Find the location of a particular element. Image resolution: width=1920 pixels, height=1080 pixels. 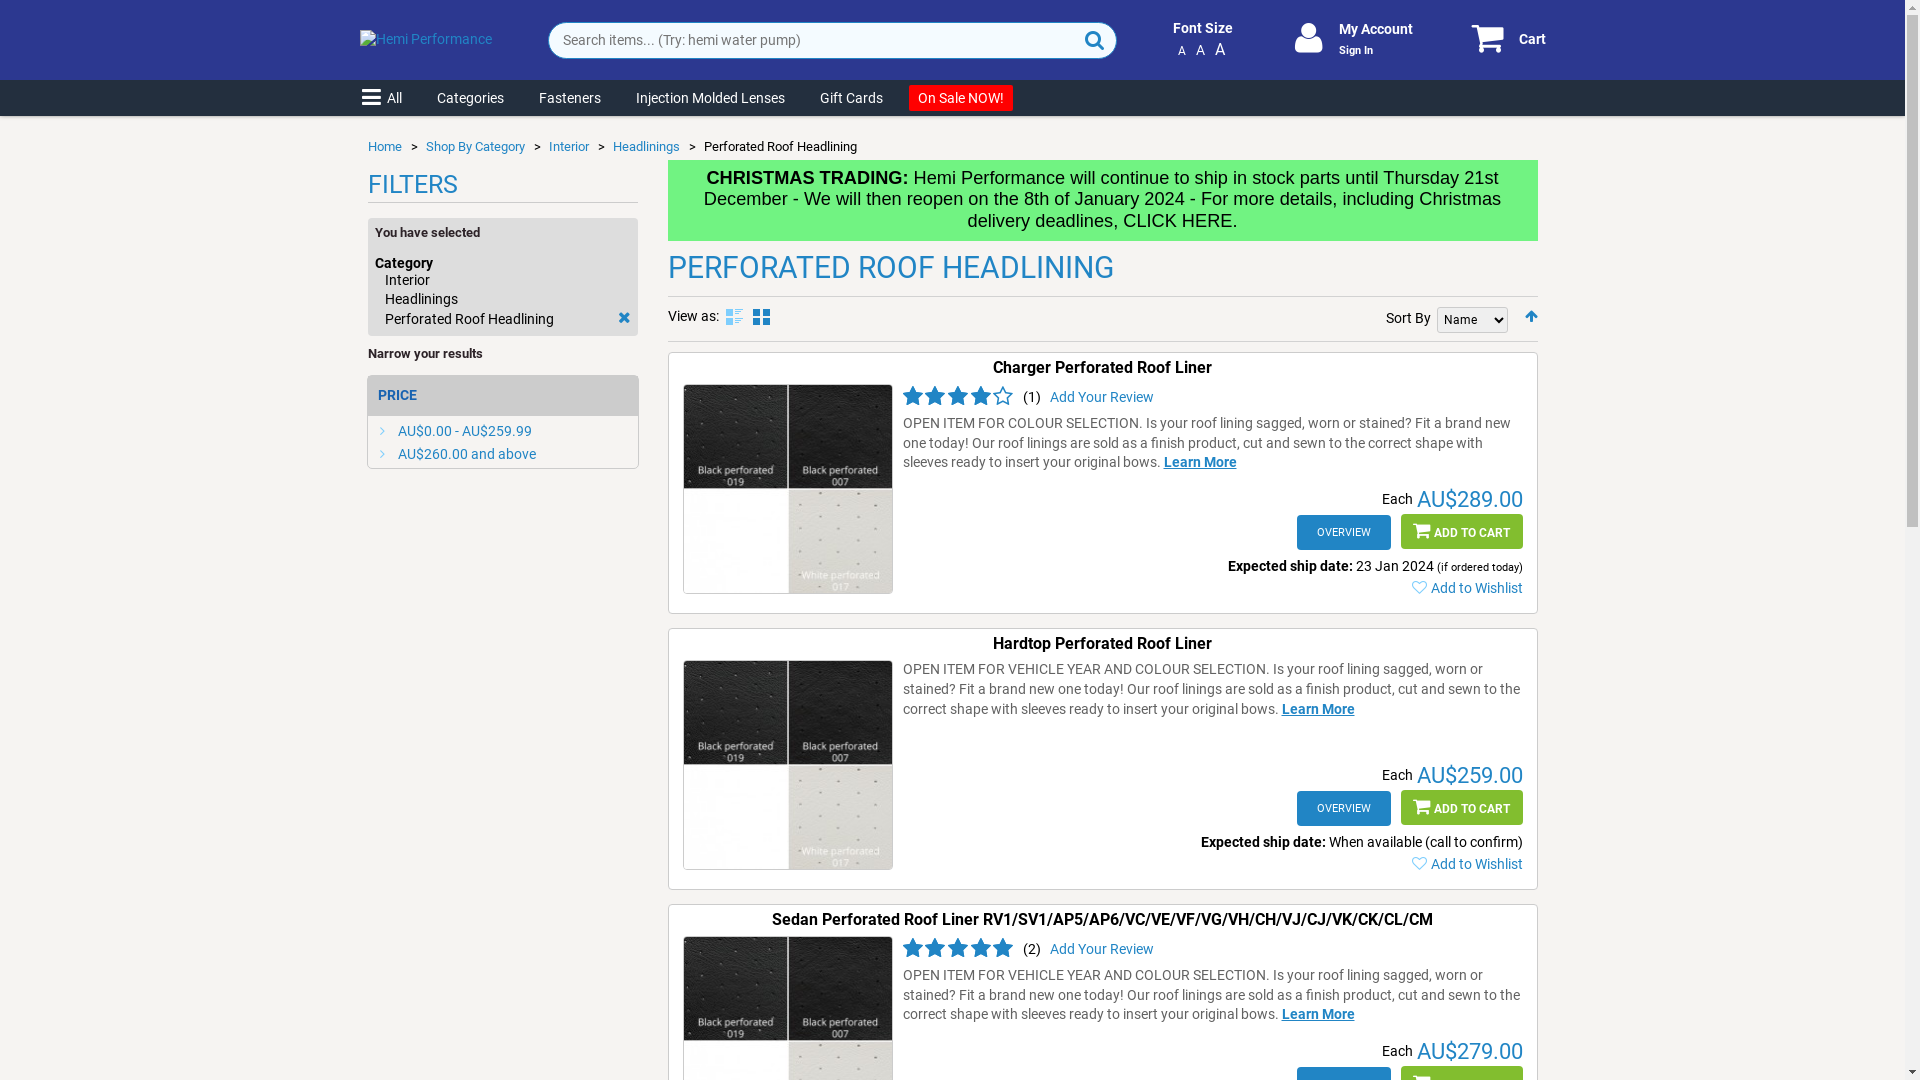

'Charger Perforated Roof Liner' is located at coordinates (1101, 367).